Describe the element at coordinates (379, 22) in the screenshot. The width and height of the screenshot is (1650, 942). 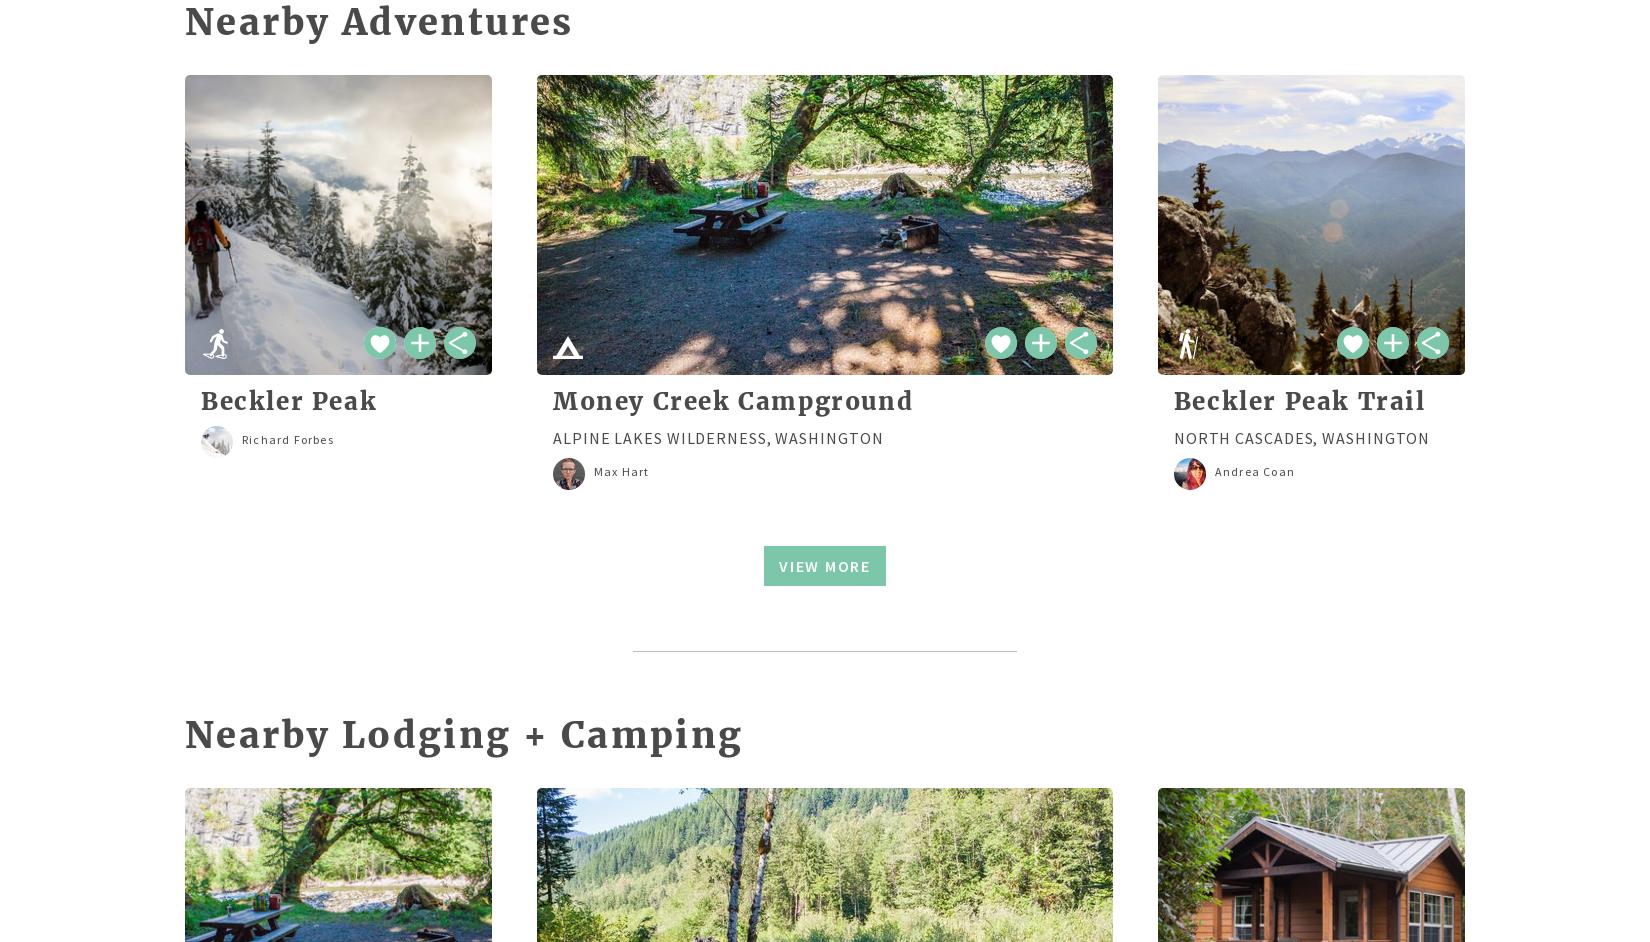
I see `'Nearby Adventures'` at that location.